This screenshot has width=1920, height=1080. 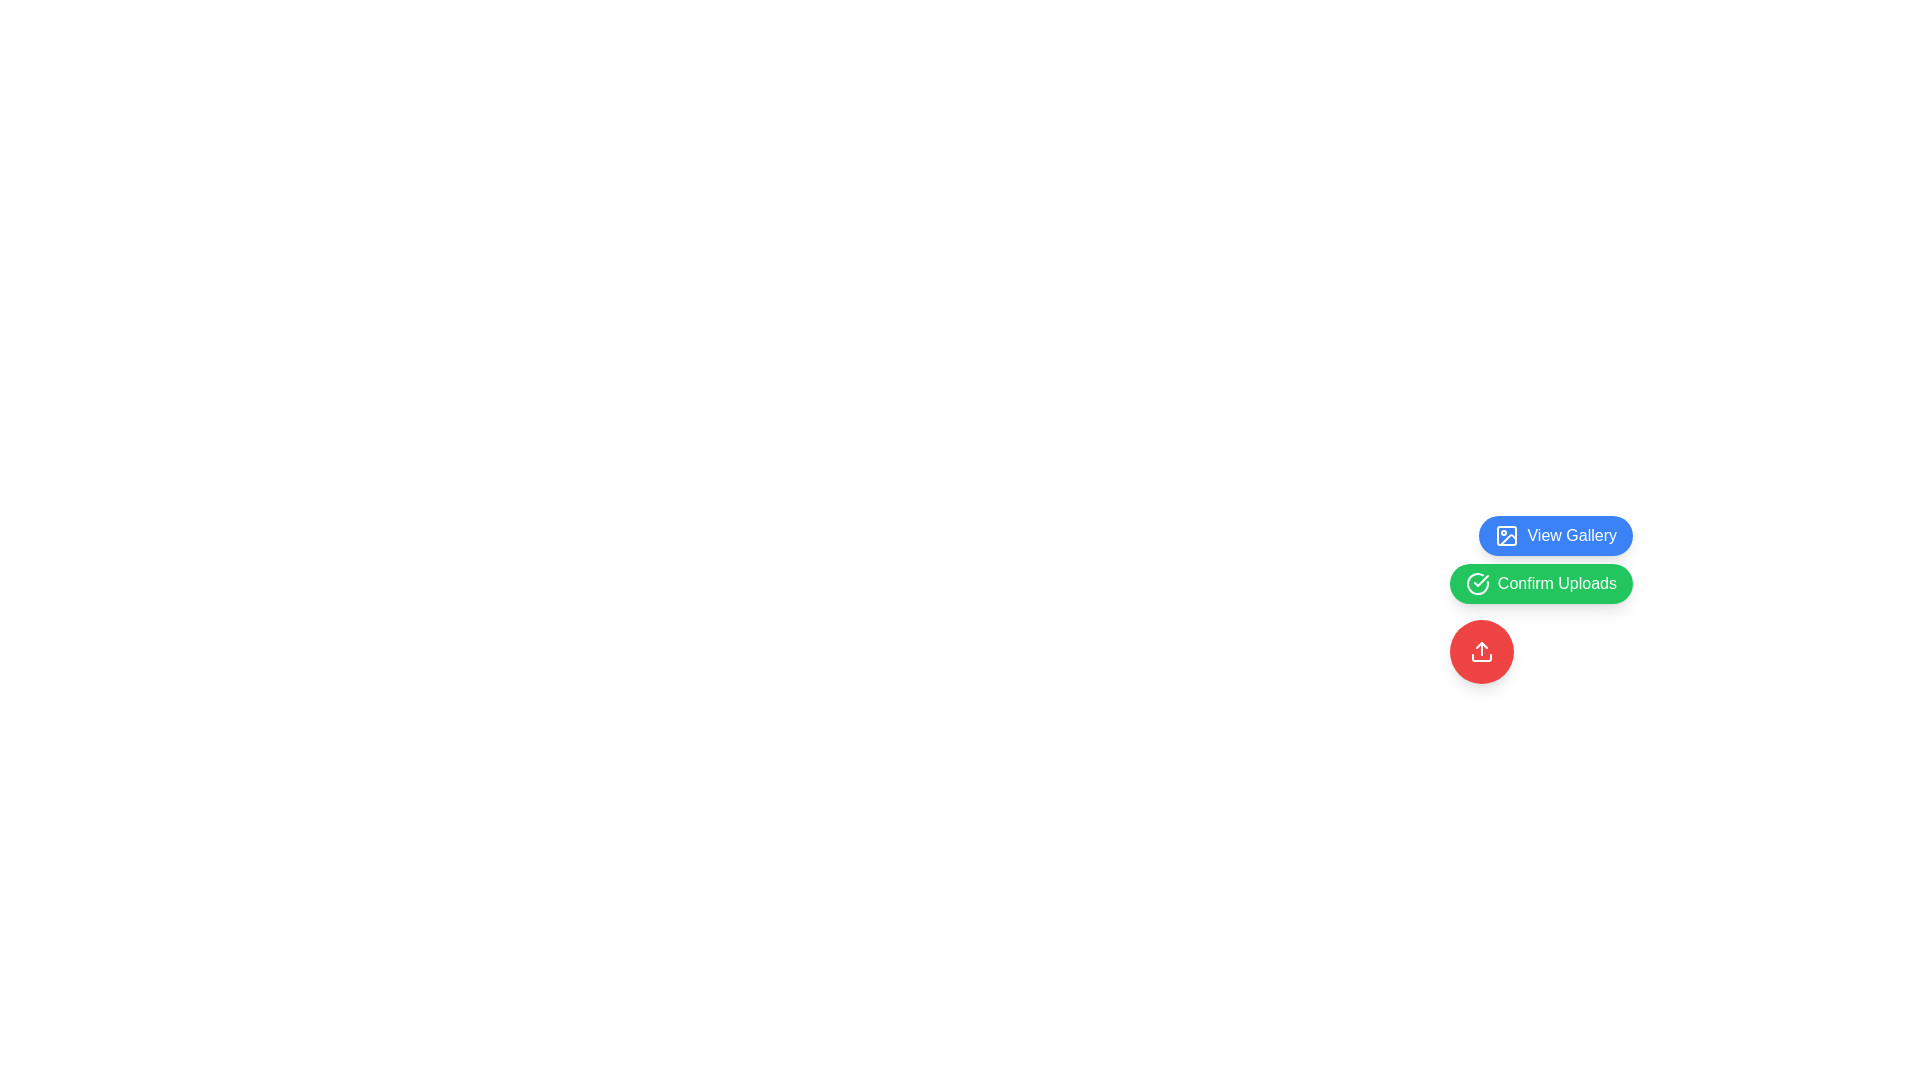 I want to click on the Icon component within the 'View Gallery' button, which is the largest rectangle in a blue button indicating it relates to images, so click(x=1507, y=535).